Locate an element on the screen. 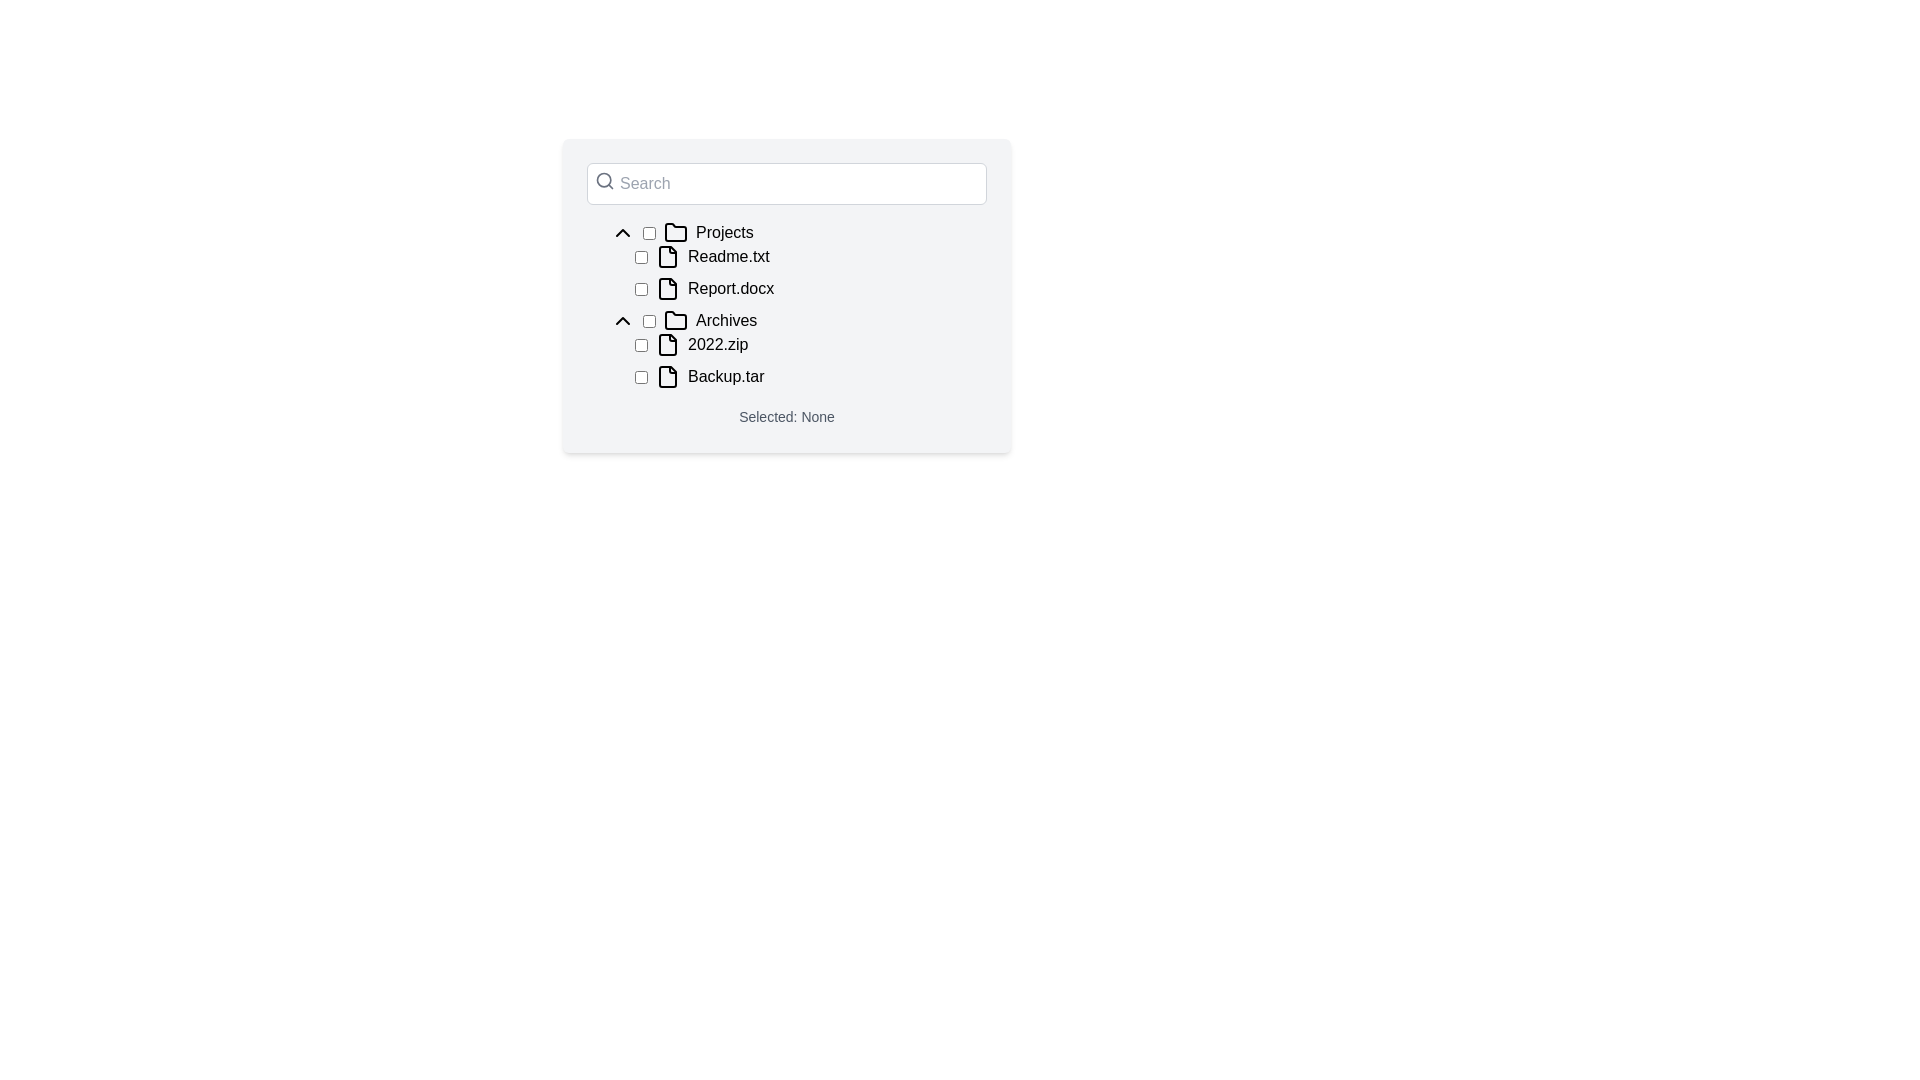 The image size is (1920, 1080). the text label 'Backup.tar' is located at coordinates (725, 377).